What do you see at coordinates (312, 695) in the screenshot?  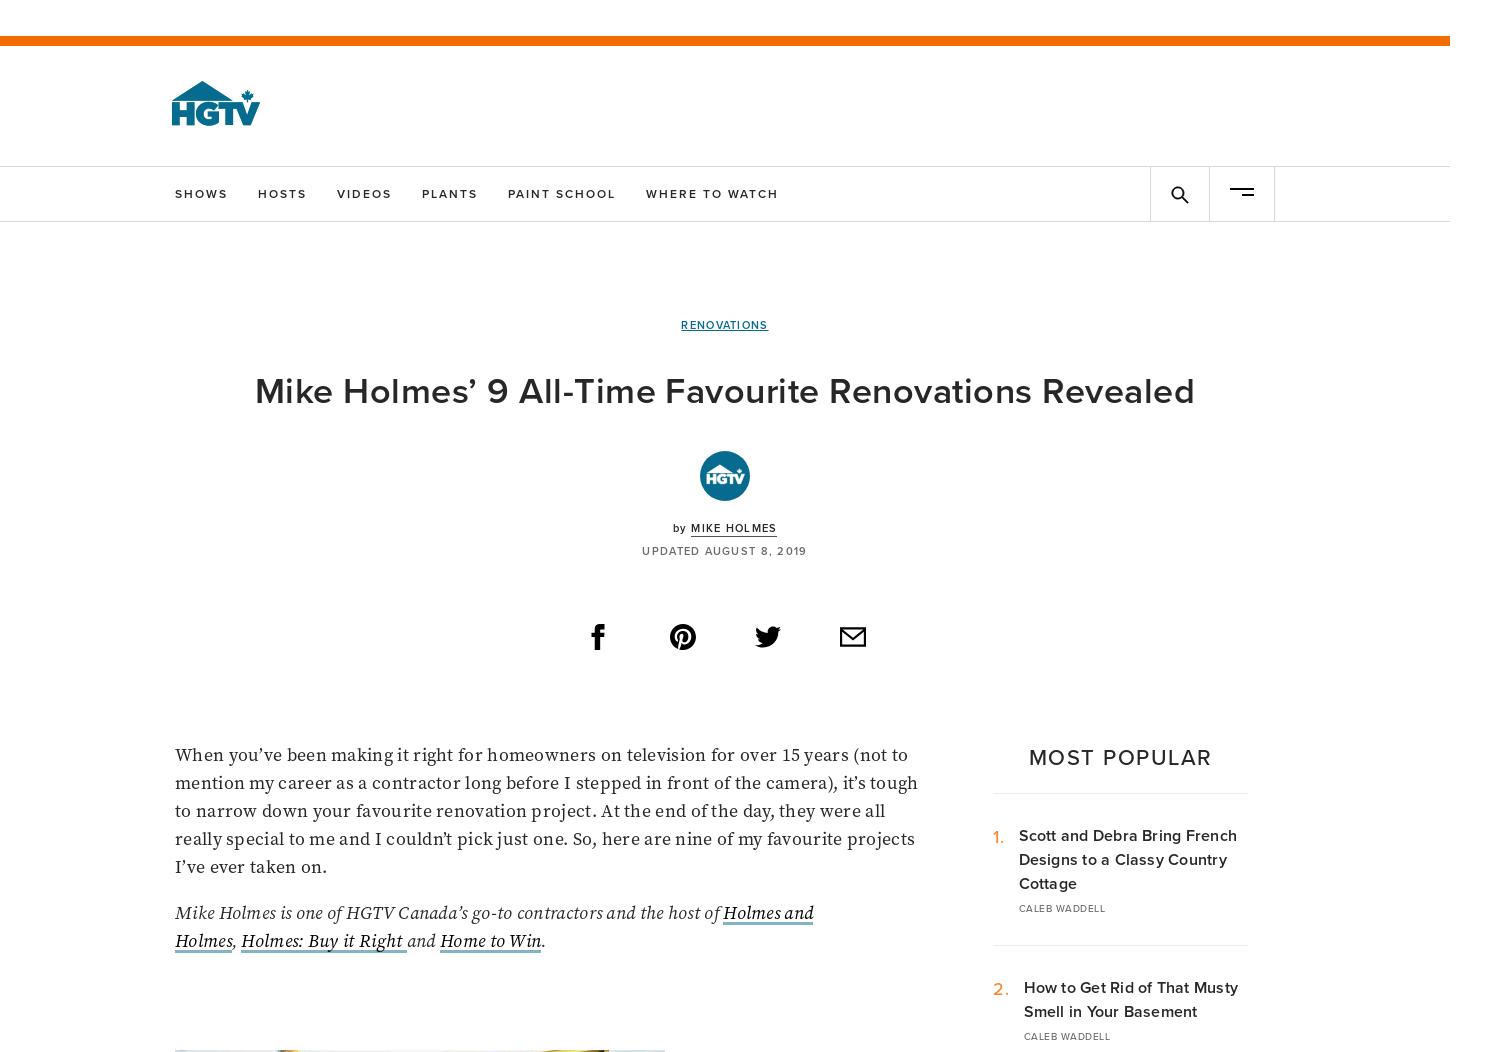 I see `'How to Transform Your Small Nursery Room for Under $100'` at bounding box center [312, 695].